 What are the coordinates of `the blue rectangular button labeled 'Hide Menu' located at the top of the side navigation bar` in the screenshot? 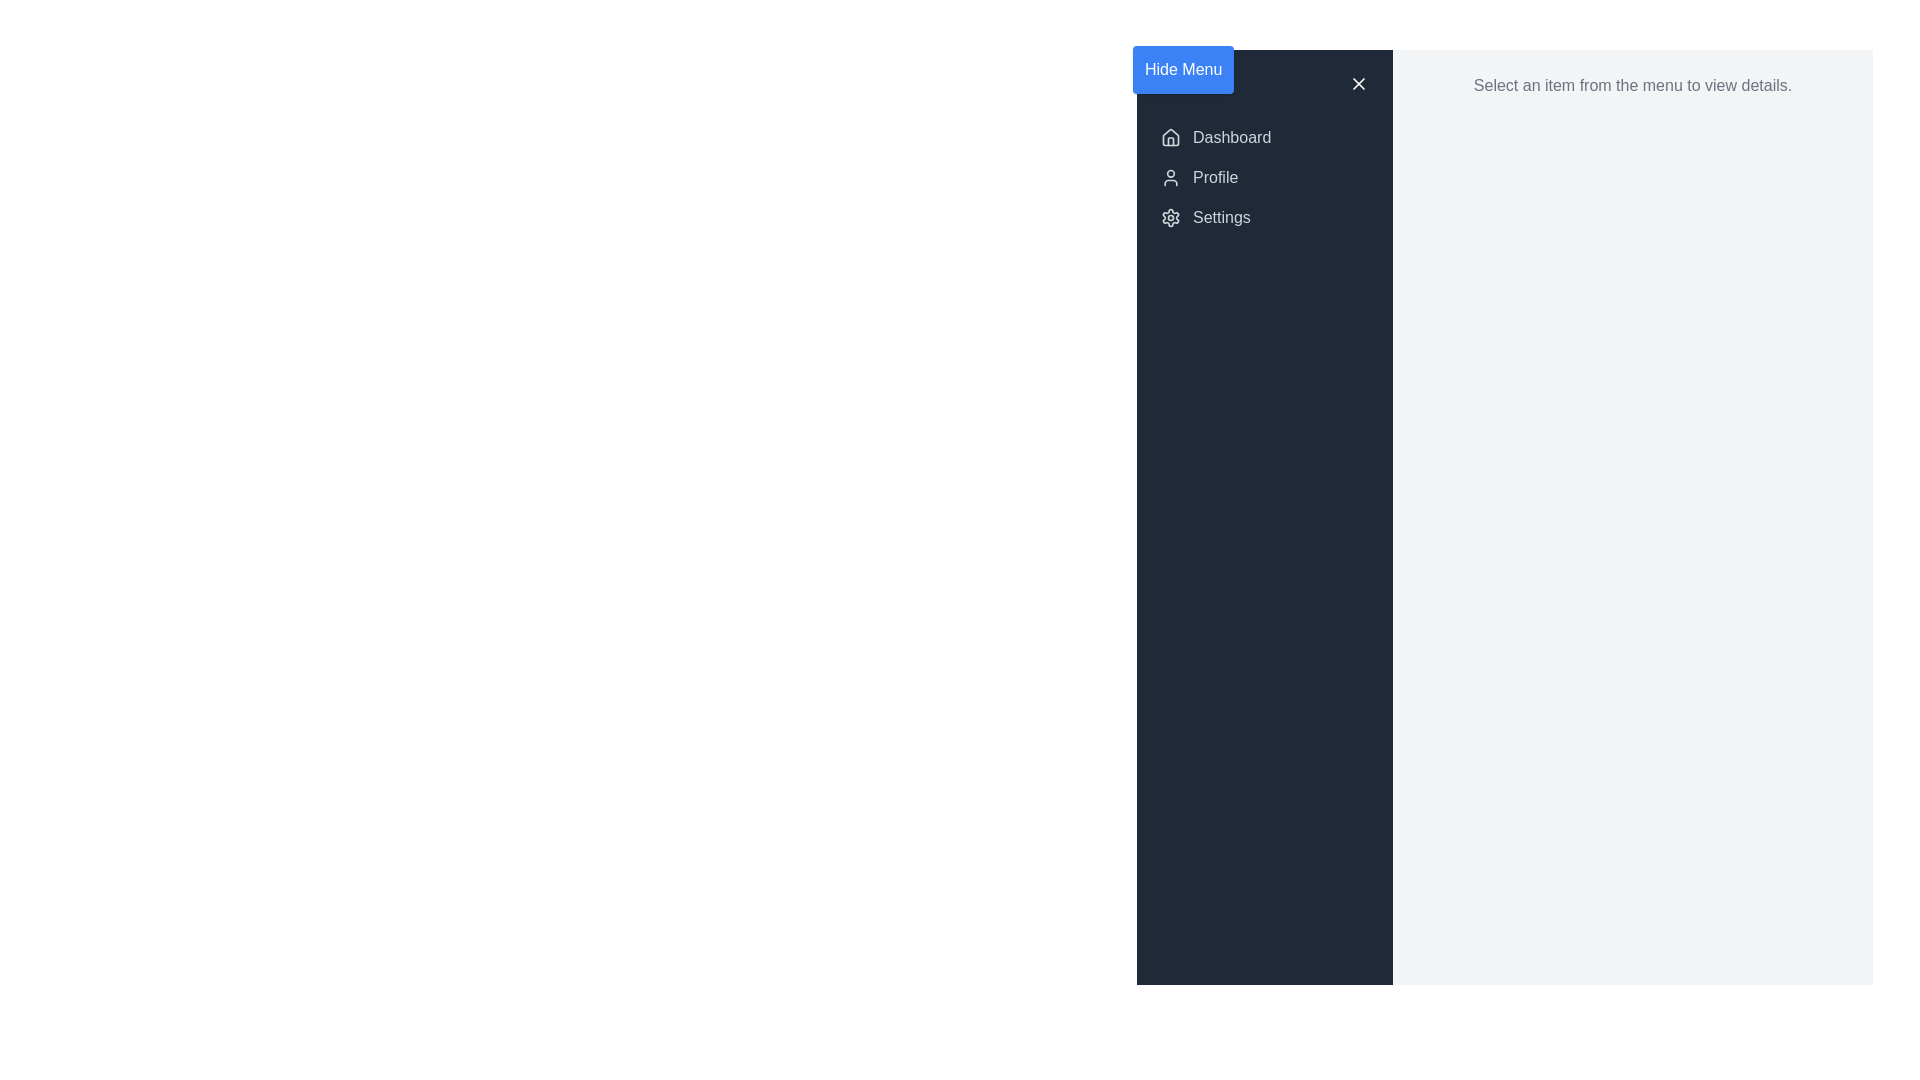 It's located at (1183, 68).